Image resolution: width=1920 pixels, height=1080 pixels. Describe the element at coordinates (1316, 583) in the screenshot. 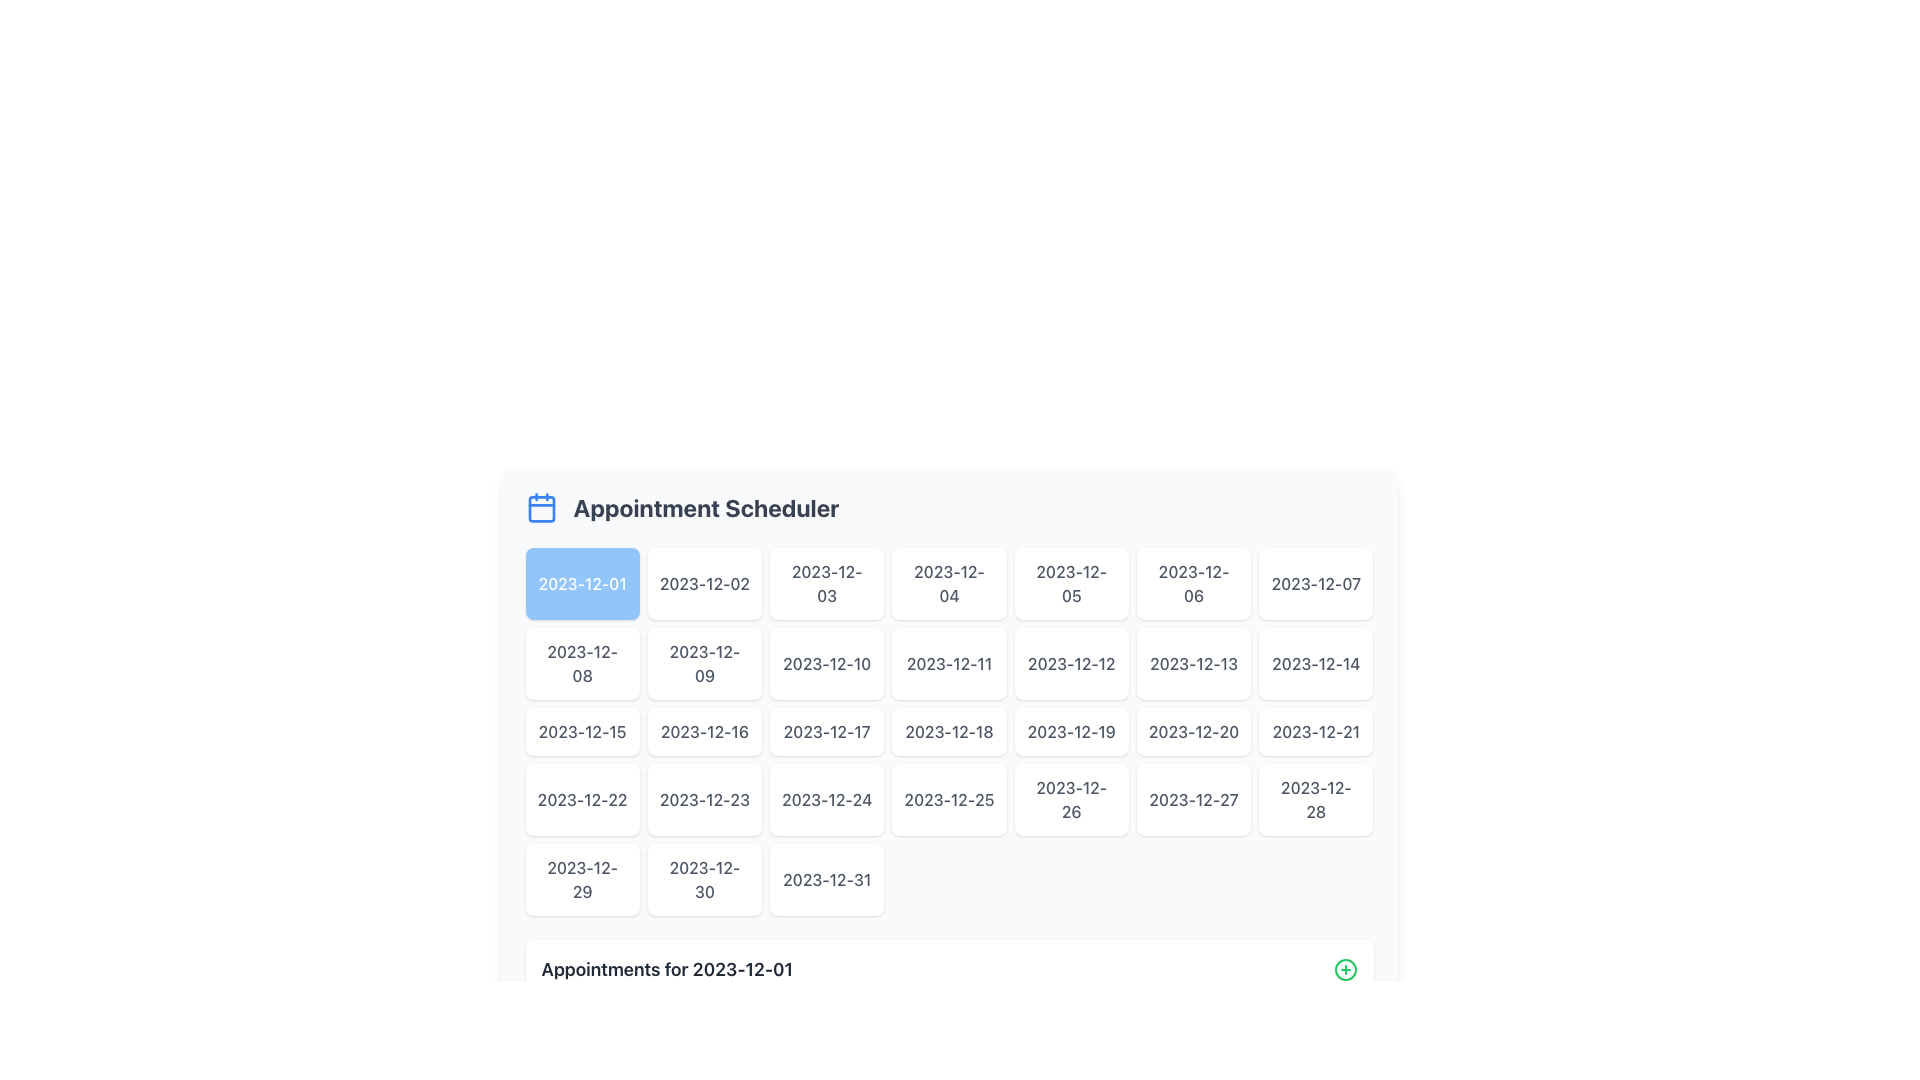

I see `the interactive button for the date '2023-12-07' located in the top-right corner of the Appointment Scheduler grid` at that location.